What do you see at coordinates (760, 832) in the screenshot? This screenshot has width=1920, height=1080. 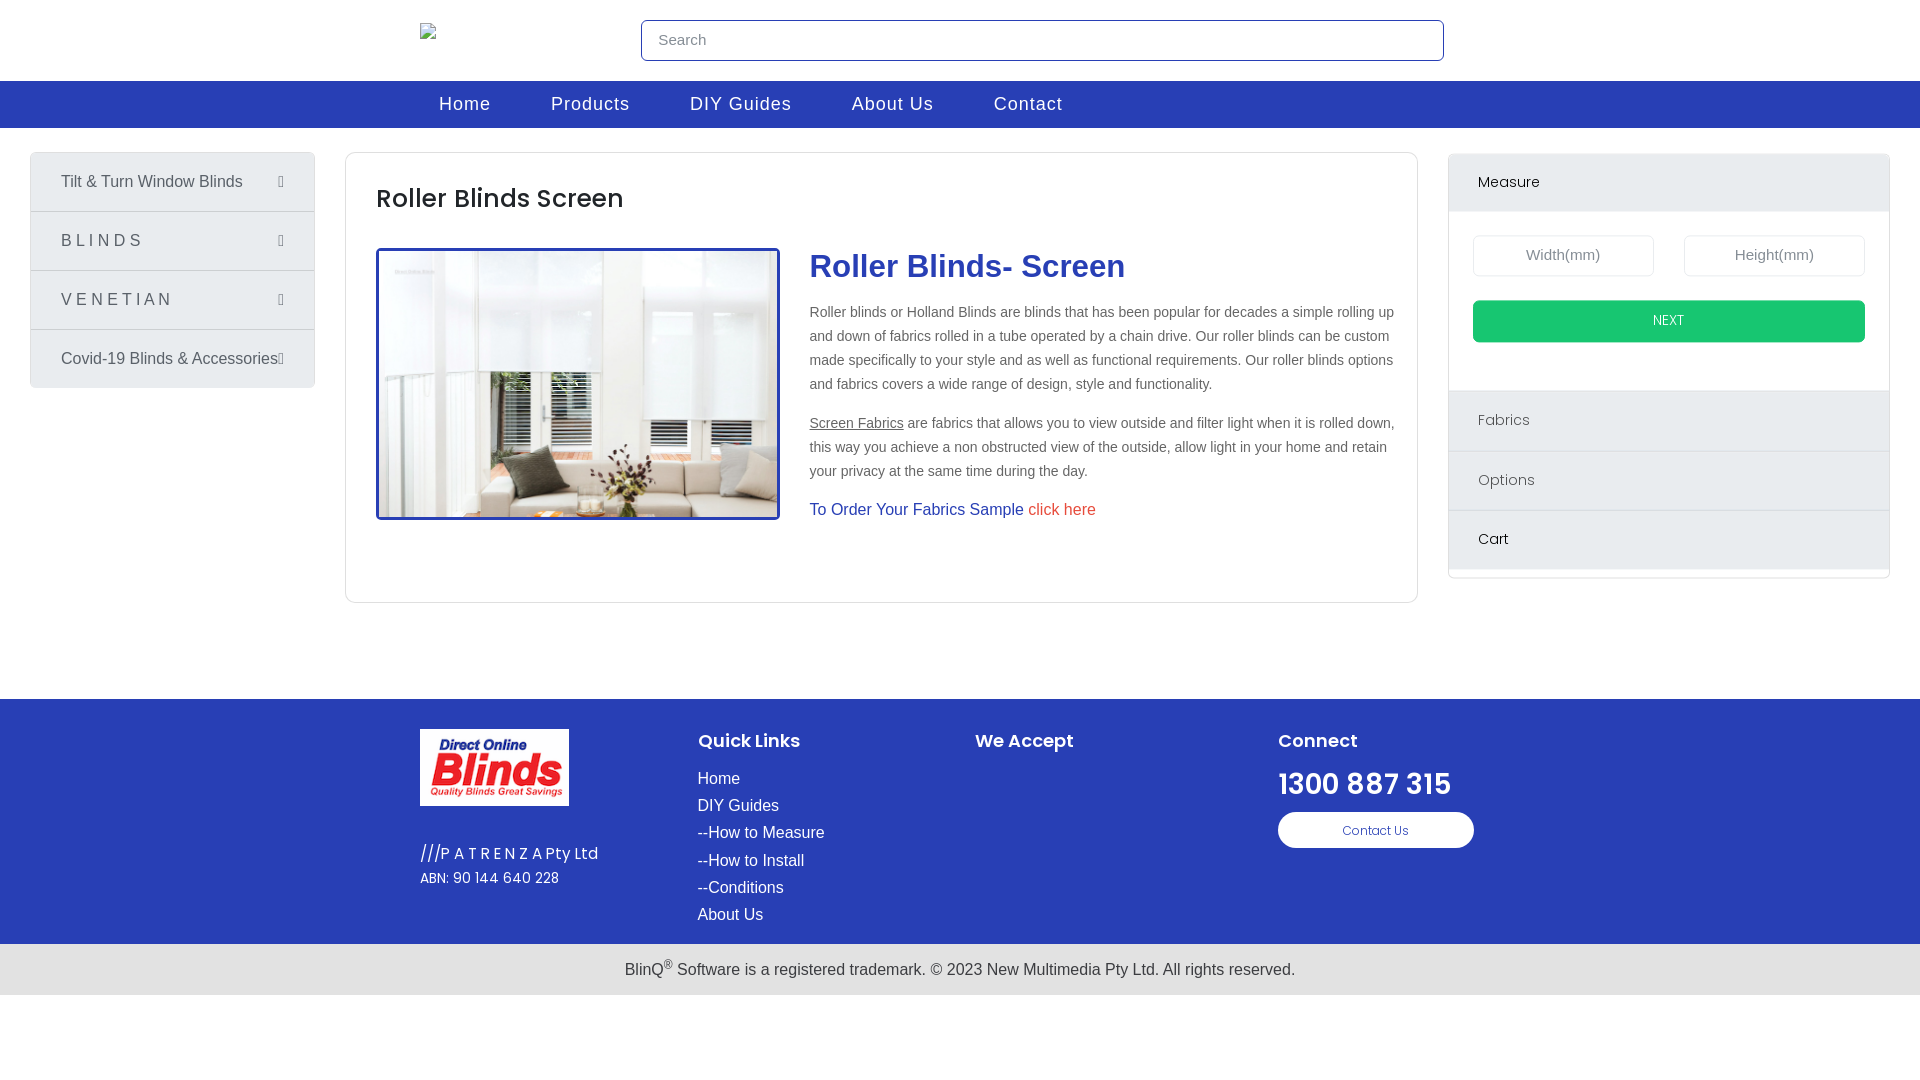 I see `'--How to Measure'` at bounding box center [760, 832].